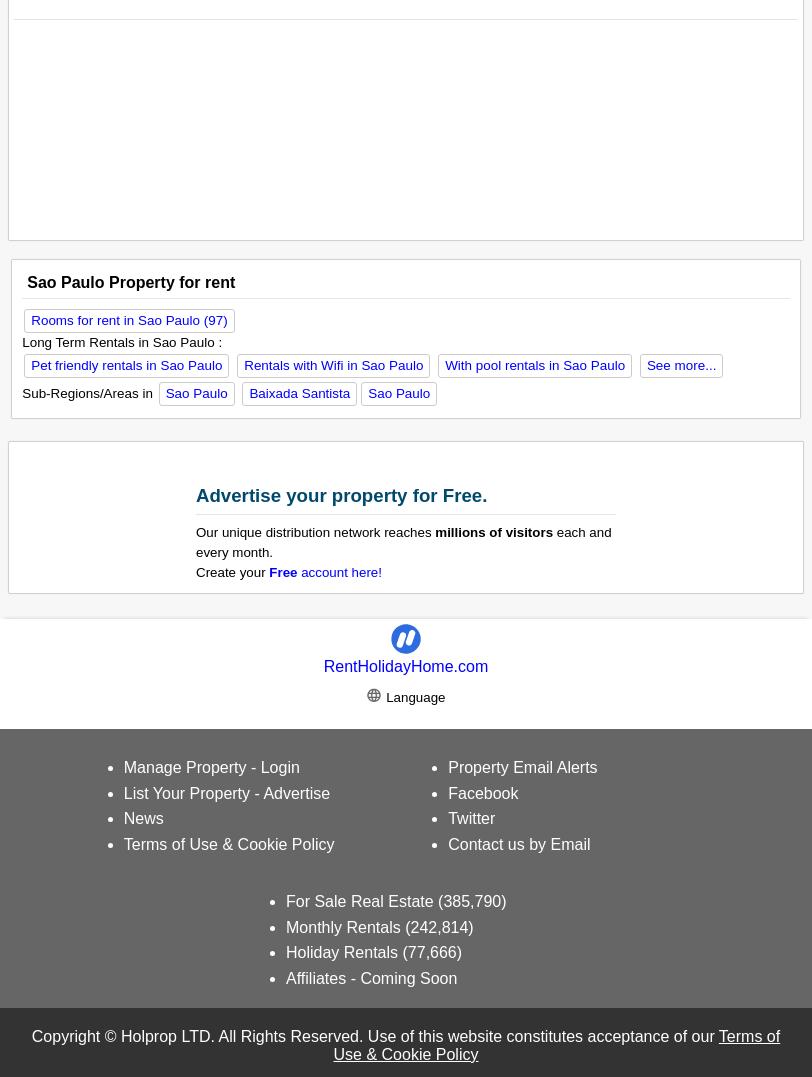  What do you see at coordinates (339, 571) in the screenshot?
I see `'account here!'` at bounding box center [339, 571].